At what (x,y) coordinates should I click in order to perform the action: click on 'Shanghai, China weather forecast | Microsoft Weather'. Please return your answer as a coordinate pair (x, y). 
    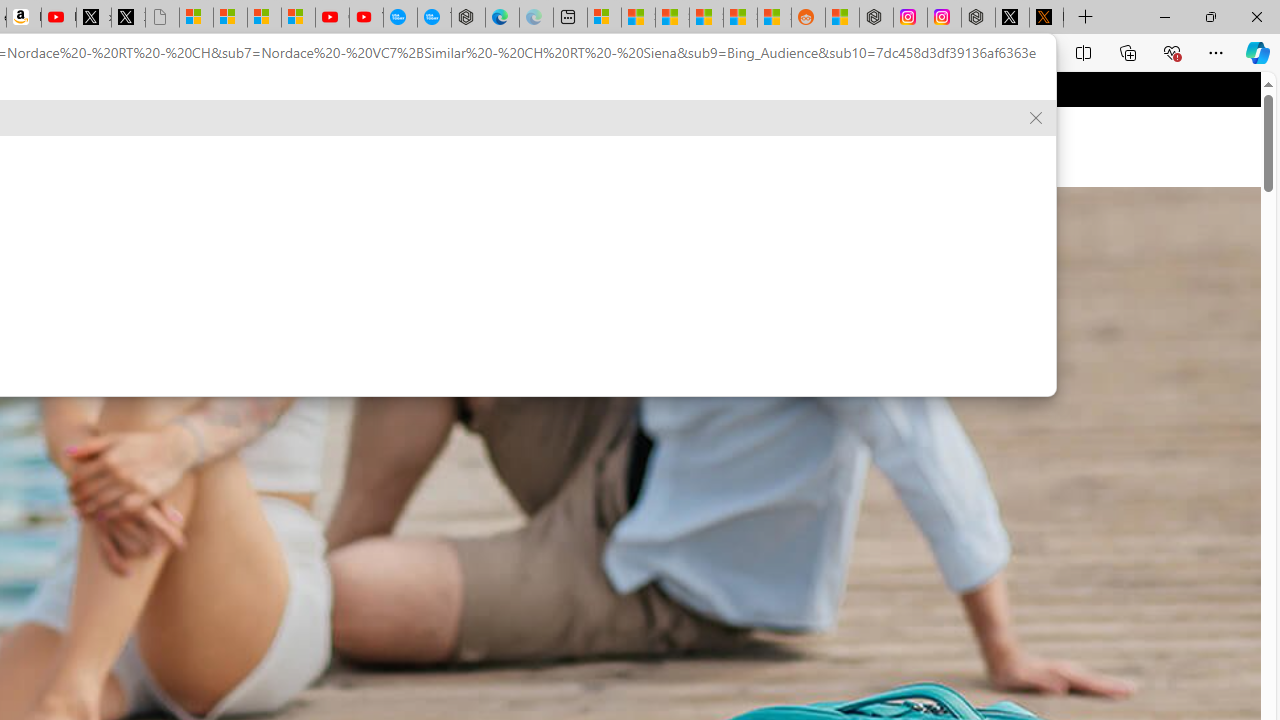
    Looking at the image, I should click on (637, 17).